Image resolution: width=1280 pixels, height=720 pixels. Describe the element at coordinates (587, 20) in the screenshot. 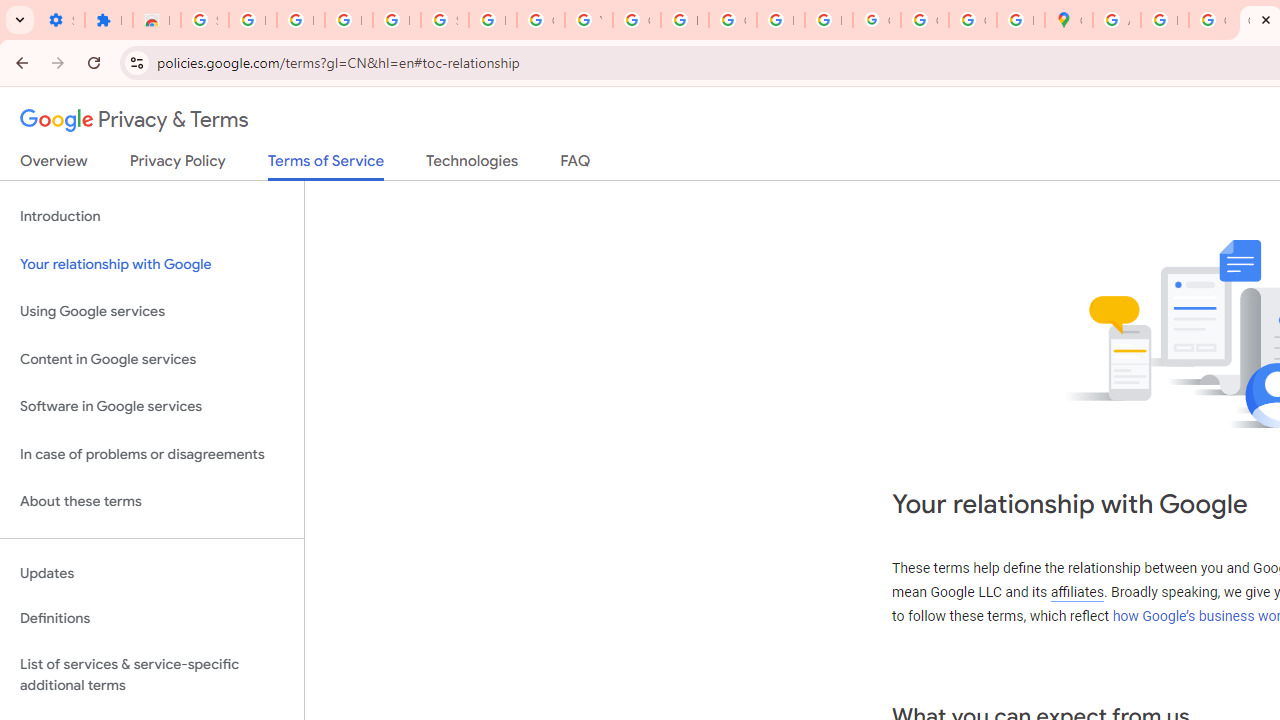

I see `'YouTube'` at that location.